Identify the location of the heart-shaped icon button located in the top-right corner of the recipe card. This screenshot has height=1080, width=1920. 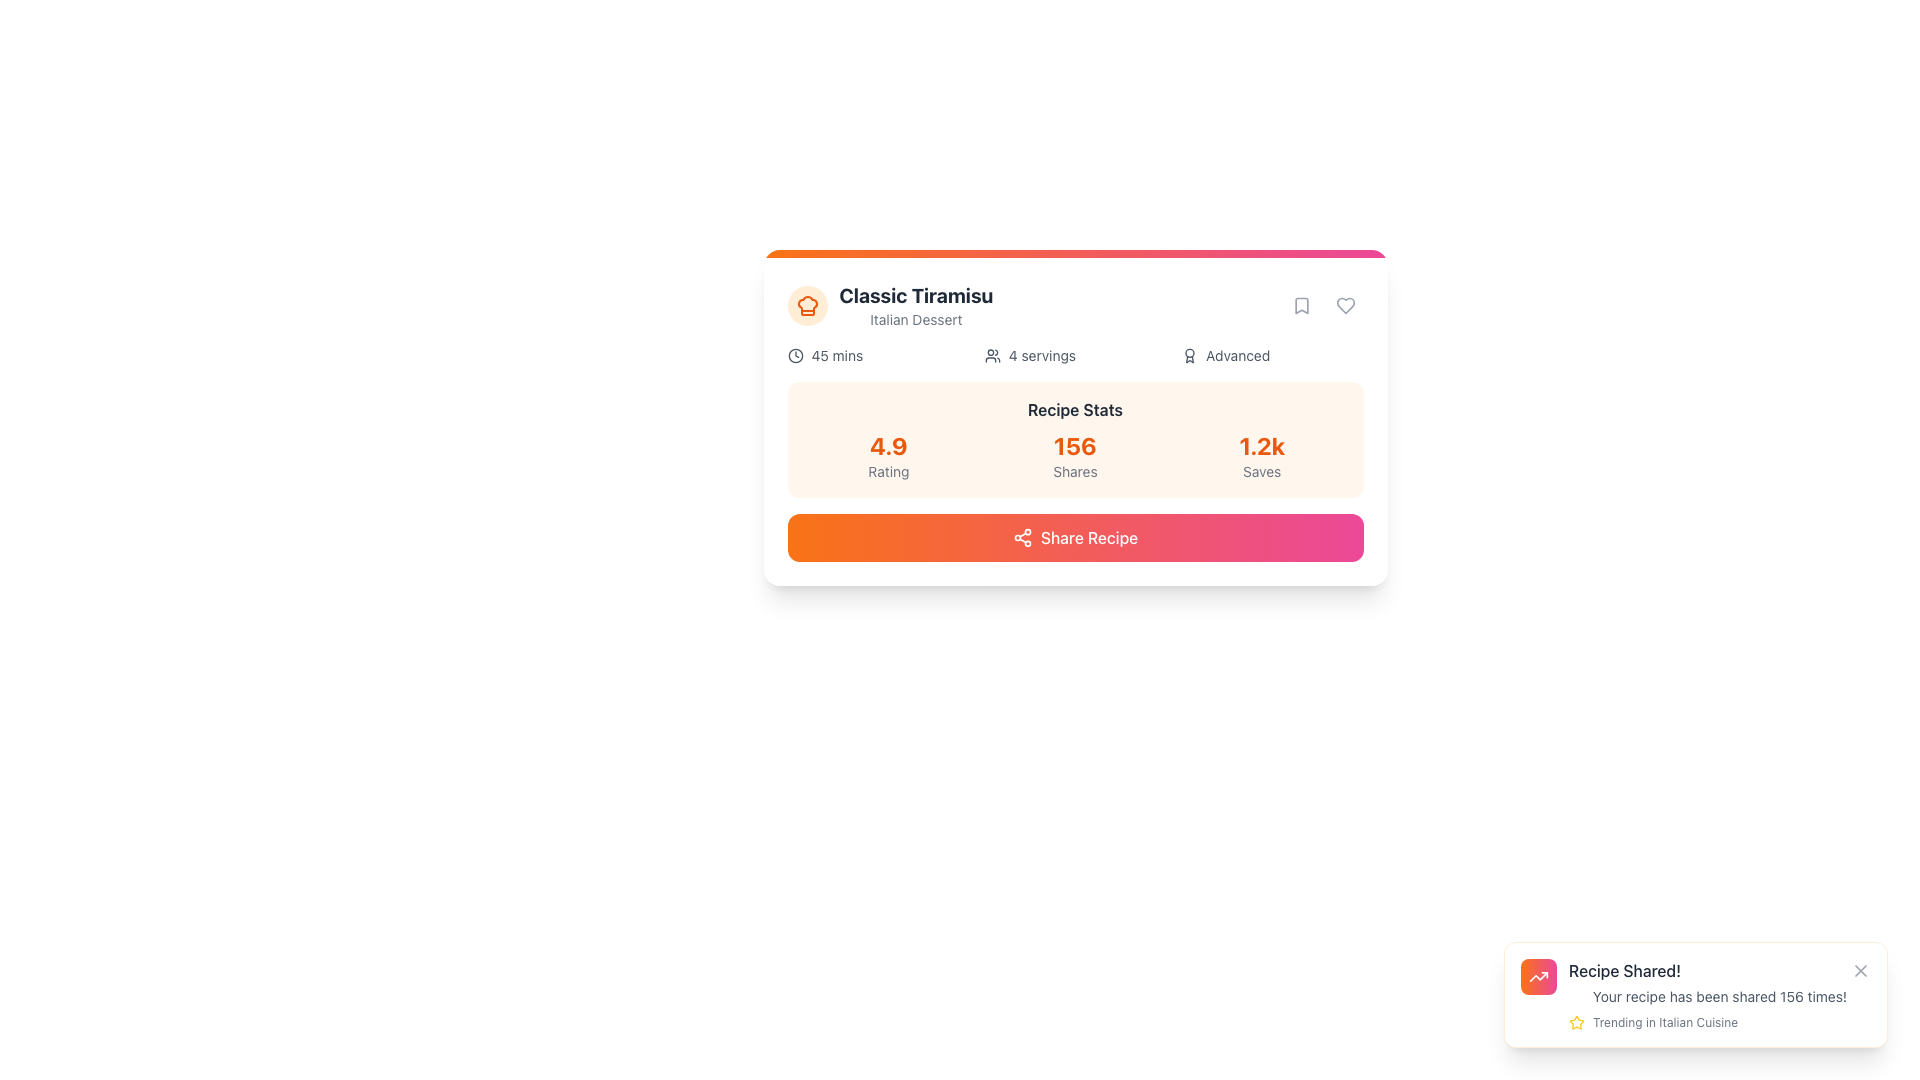
(1345, 305).